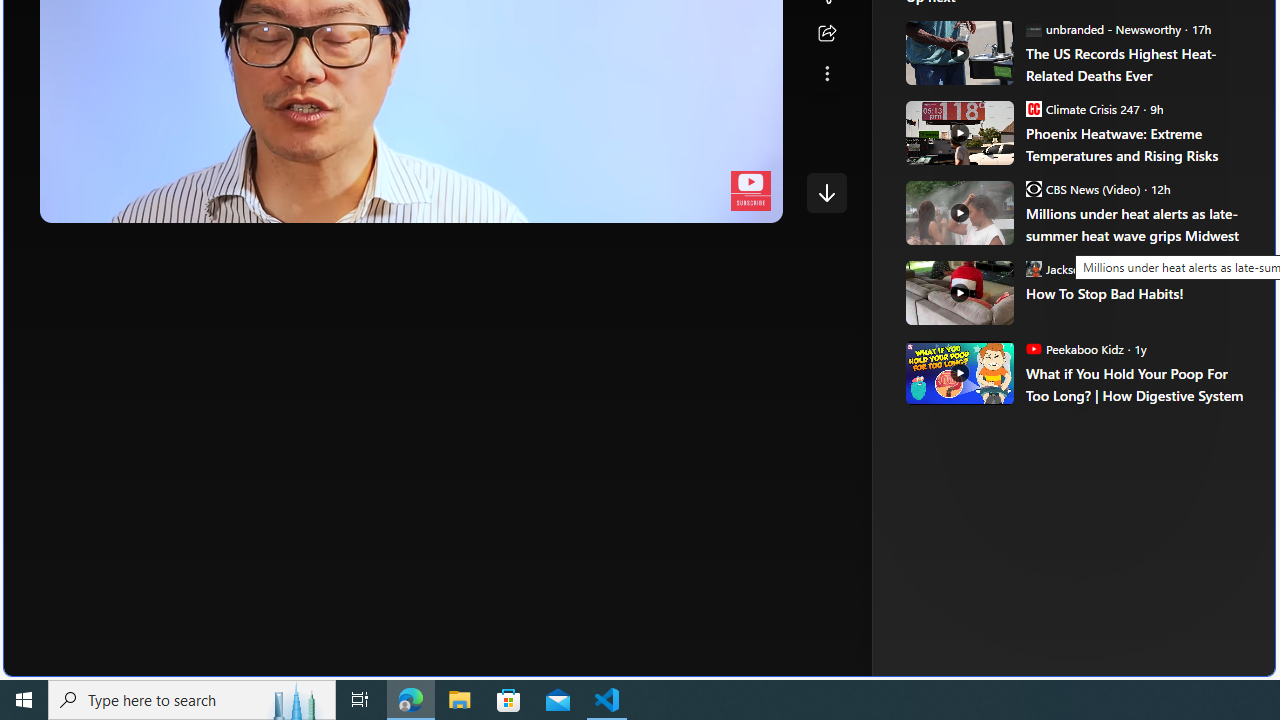 This screenshot has width=1280, height=720. Describe the element at coordinates (1033, 267) in the screenshot. I see `'Jackson O'` at that location.